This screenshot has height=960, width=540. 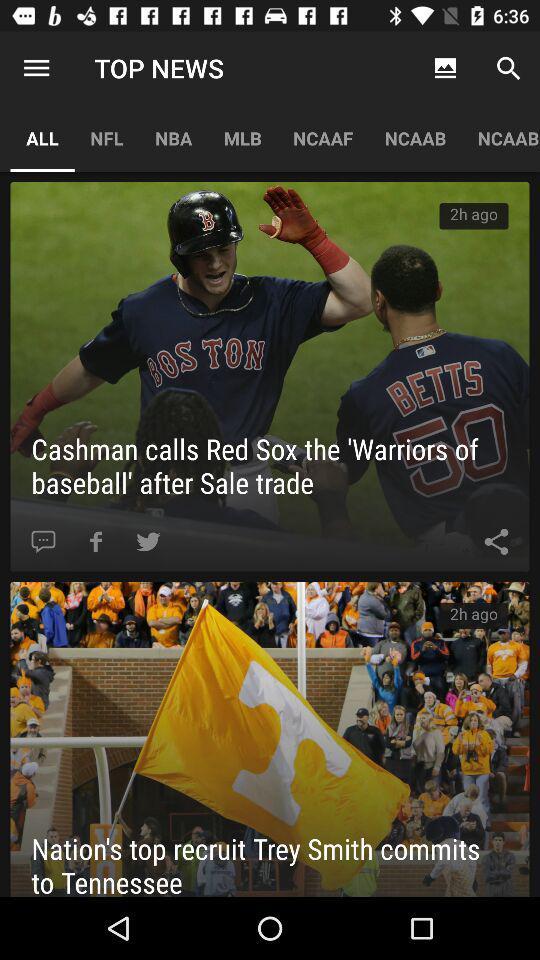 I want to click on item to the right of the ncaaf, so click(x=445, y=68).